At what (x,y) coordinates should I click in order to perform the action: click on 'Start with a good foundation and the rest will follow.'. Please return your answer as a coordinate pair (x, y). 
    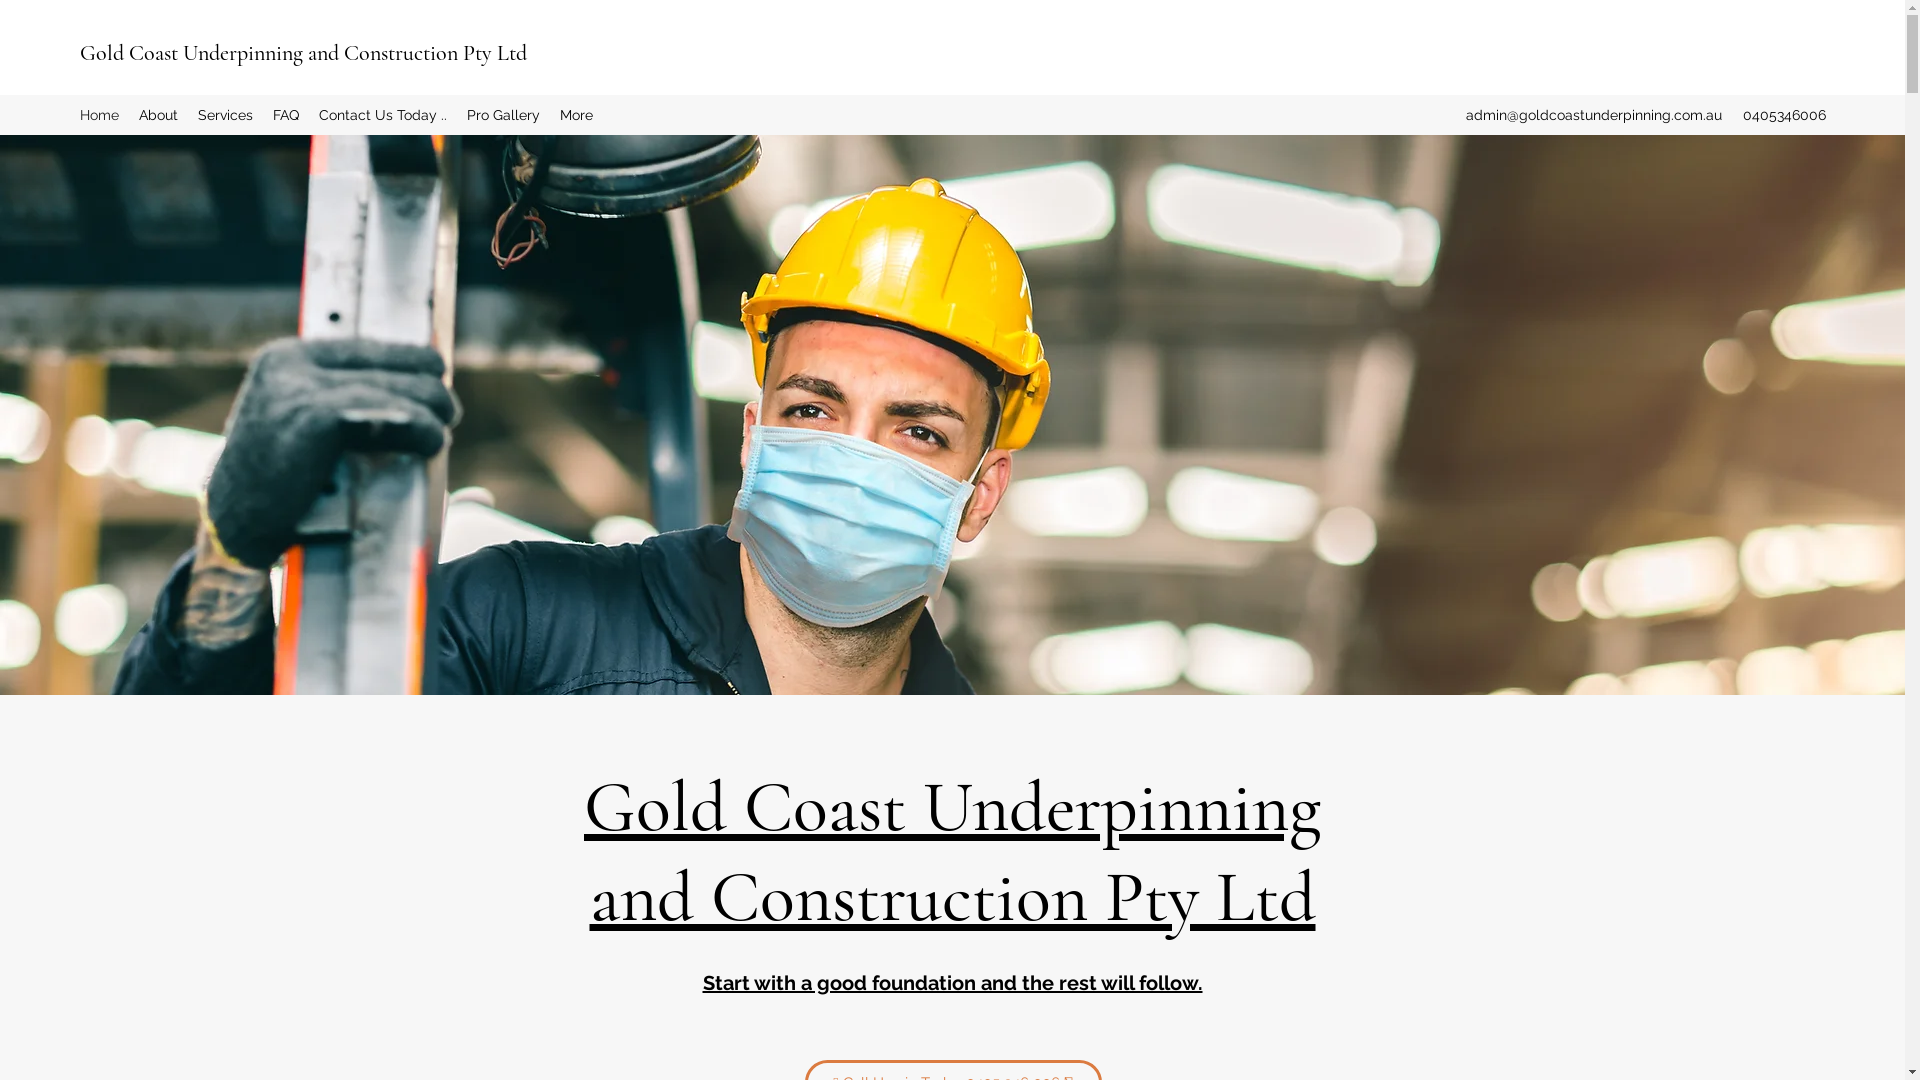
    Looking at the image, I should click on (950, 982).